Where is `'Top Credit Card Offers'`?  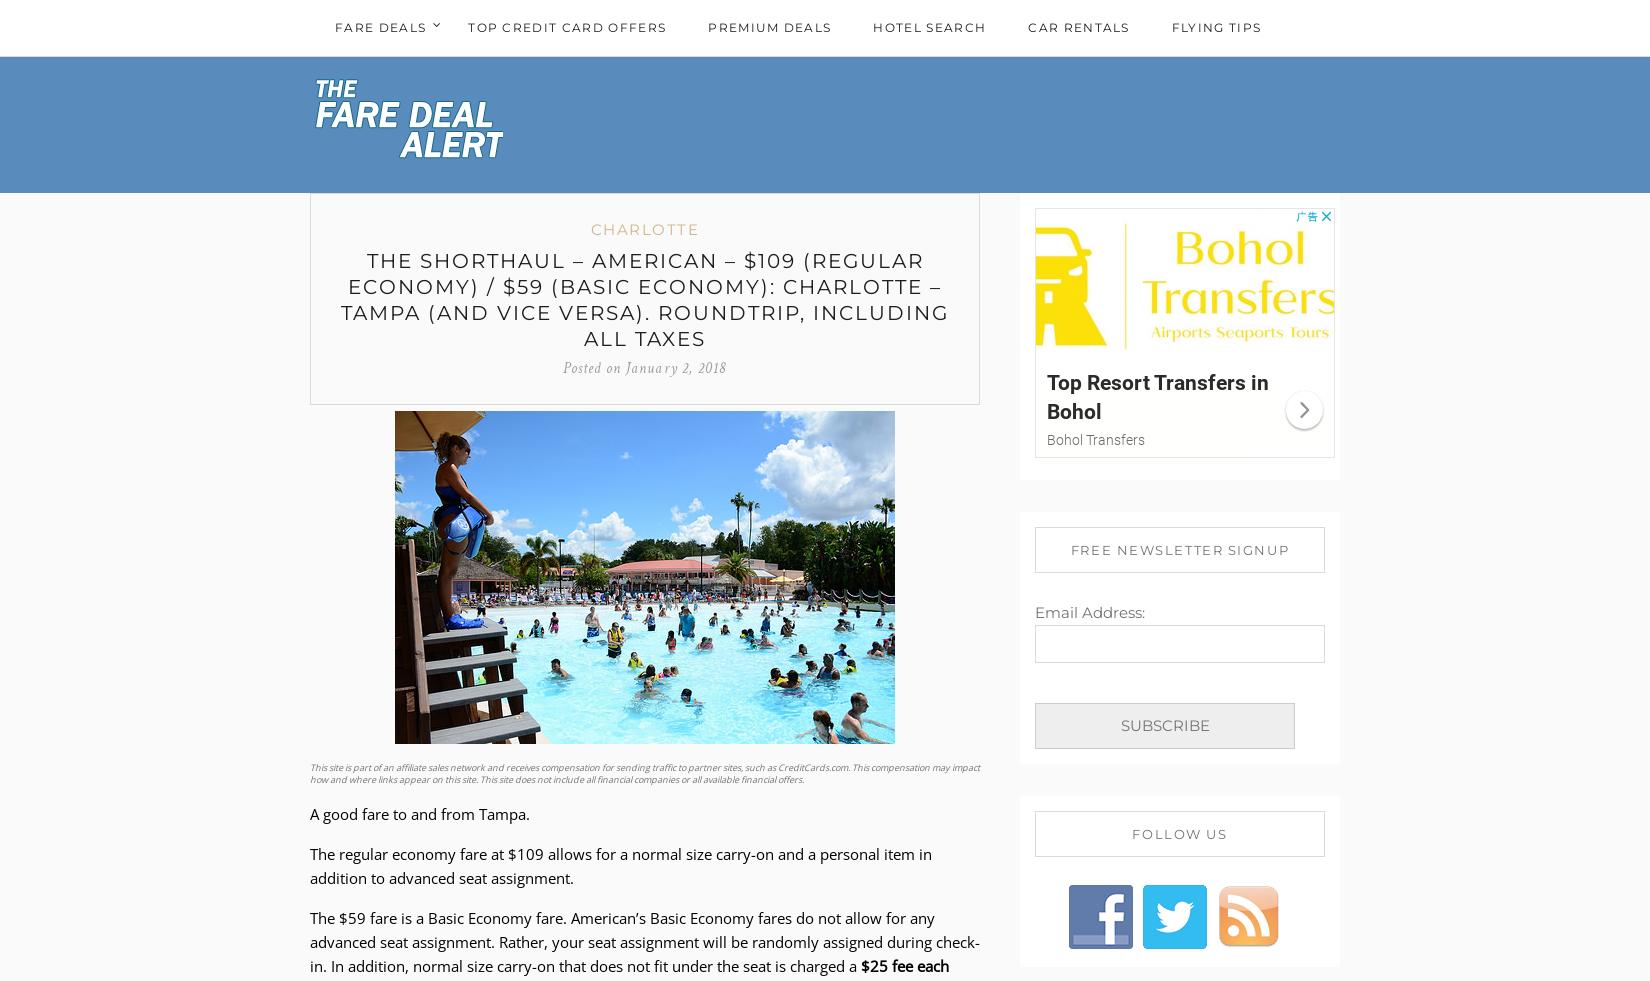 'Top Credit Card Offers' is located at coordinates (565, 26).